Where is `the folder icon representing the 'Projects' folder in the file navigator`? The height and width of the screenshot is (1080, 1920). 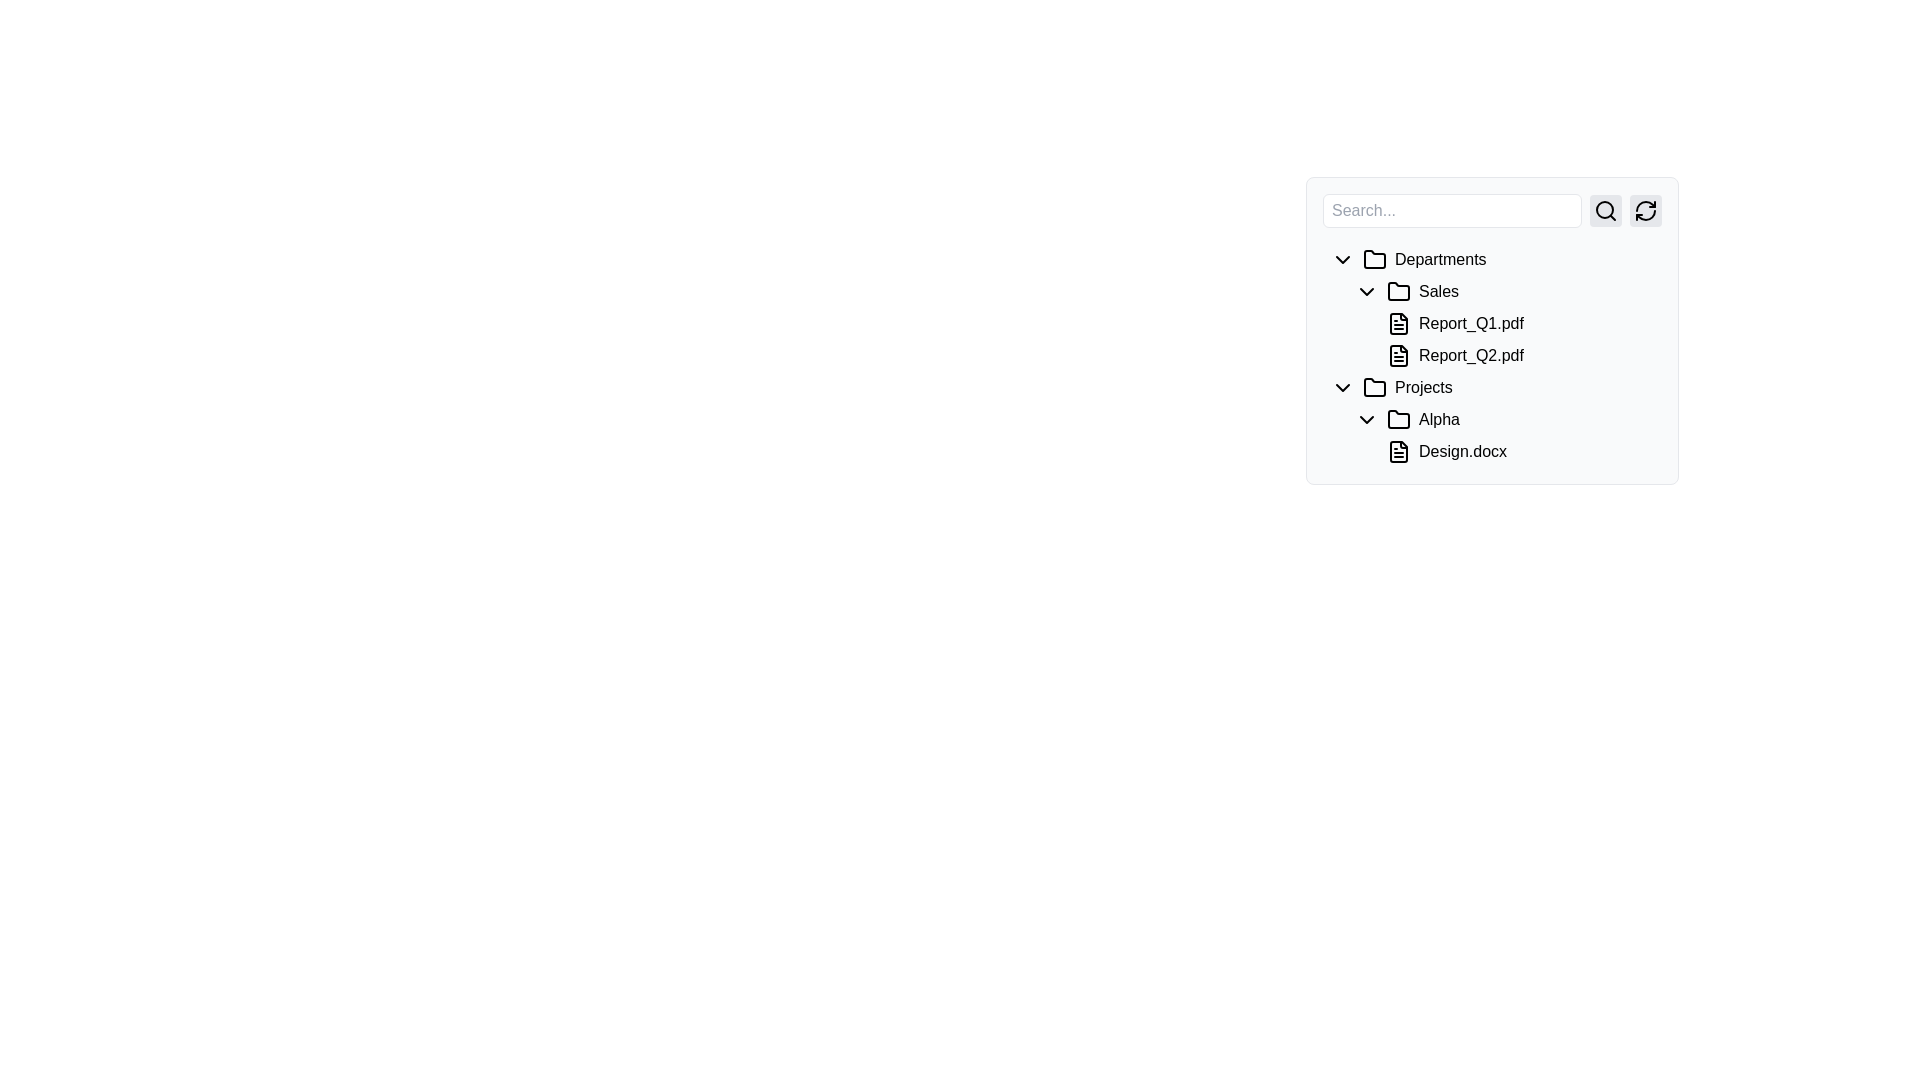
the folder icon representing the 'Projects' folder in the file navigator is located at coordinates (1373, 388).